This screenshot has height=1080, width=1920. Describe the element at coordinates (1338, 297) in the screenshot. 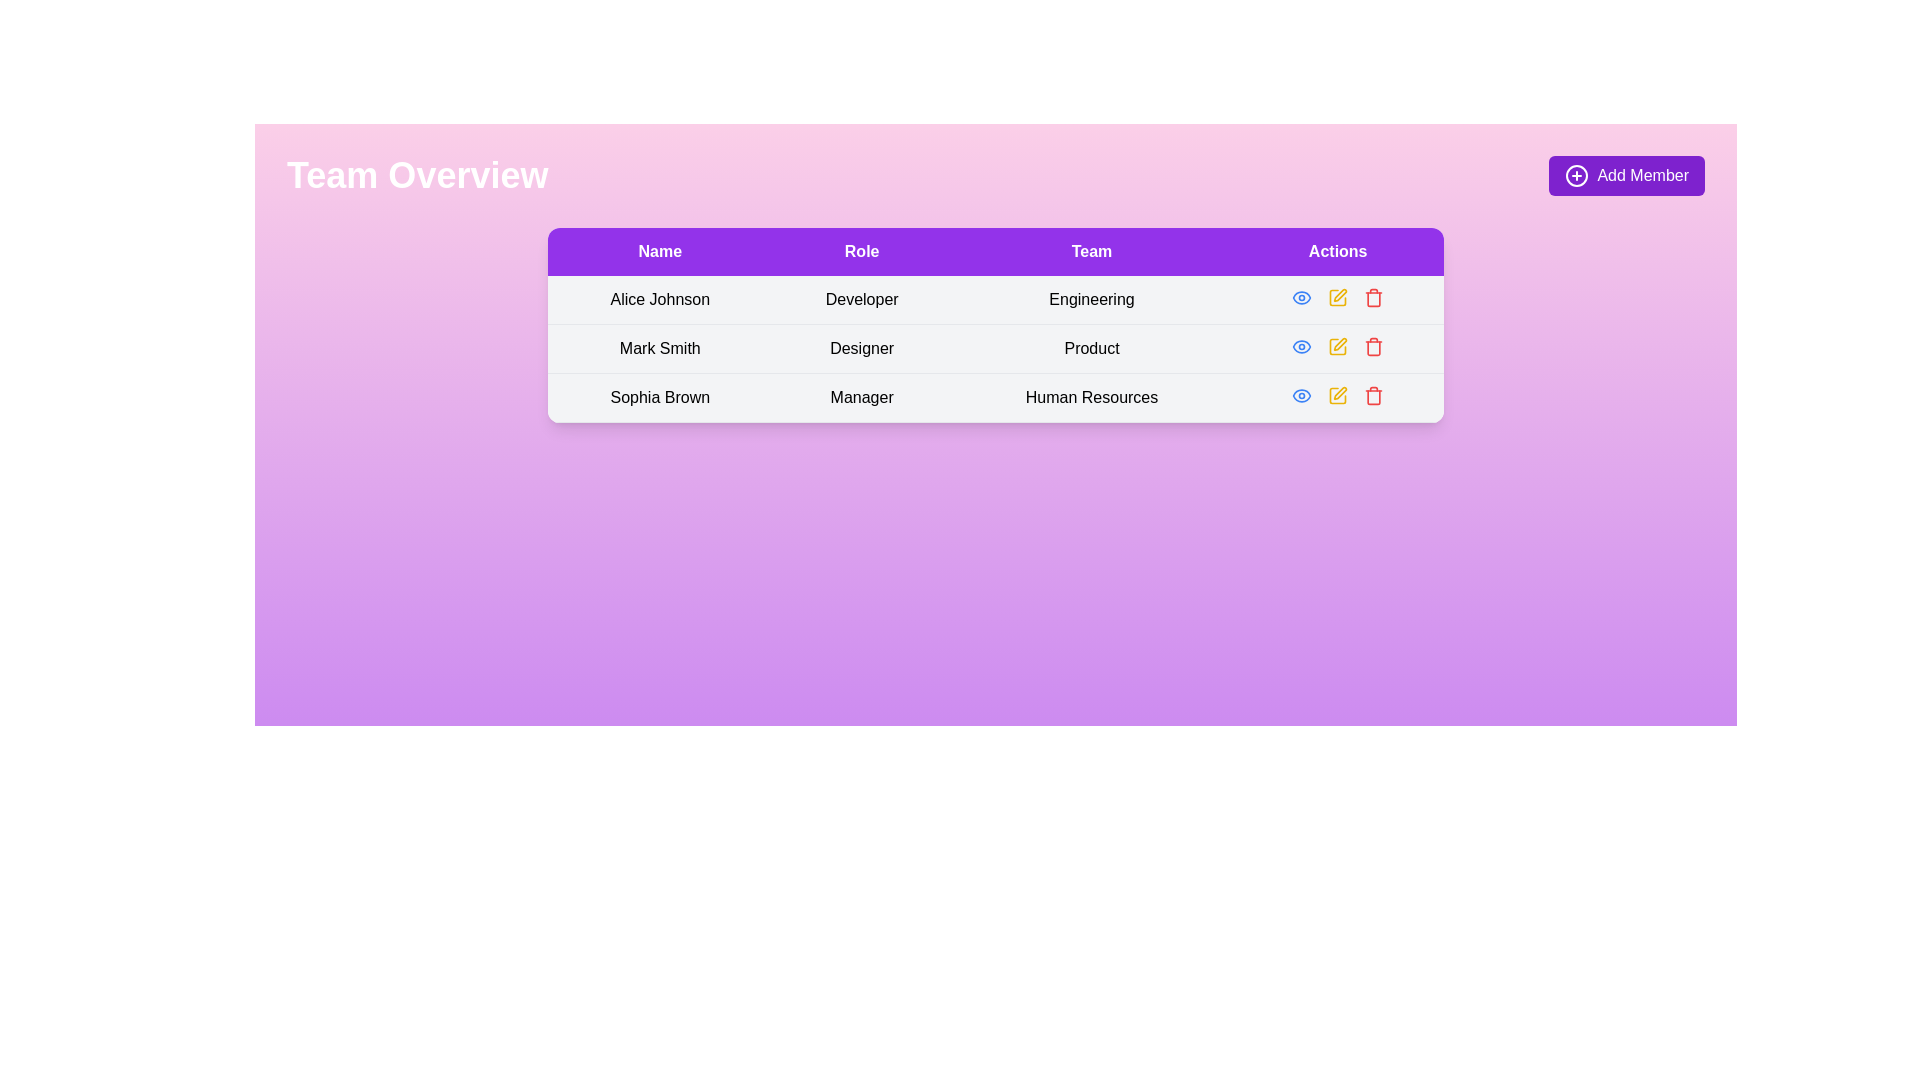

I see `the yellow pencil icon in the actions column` at that location.